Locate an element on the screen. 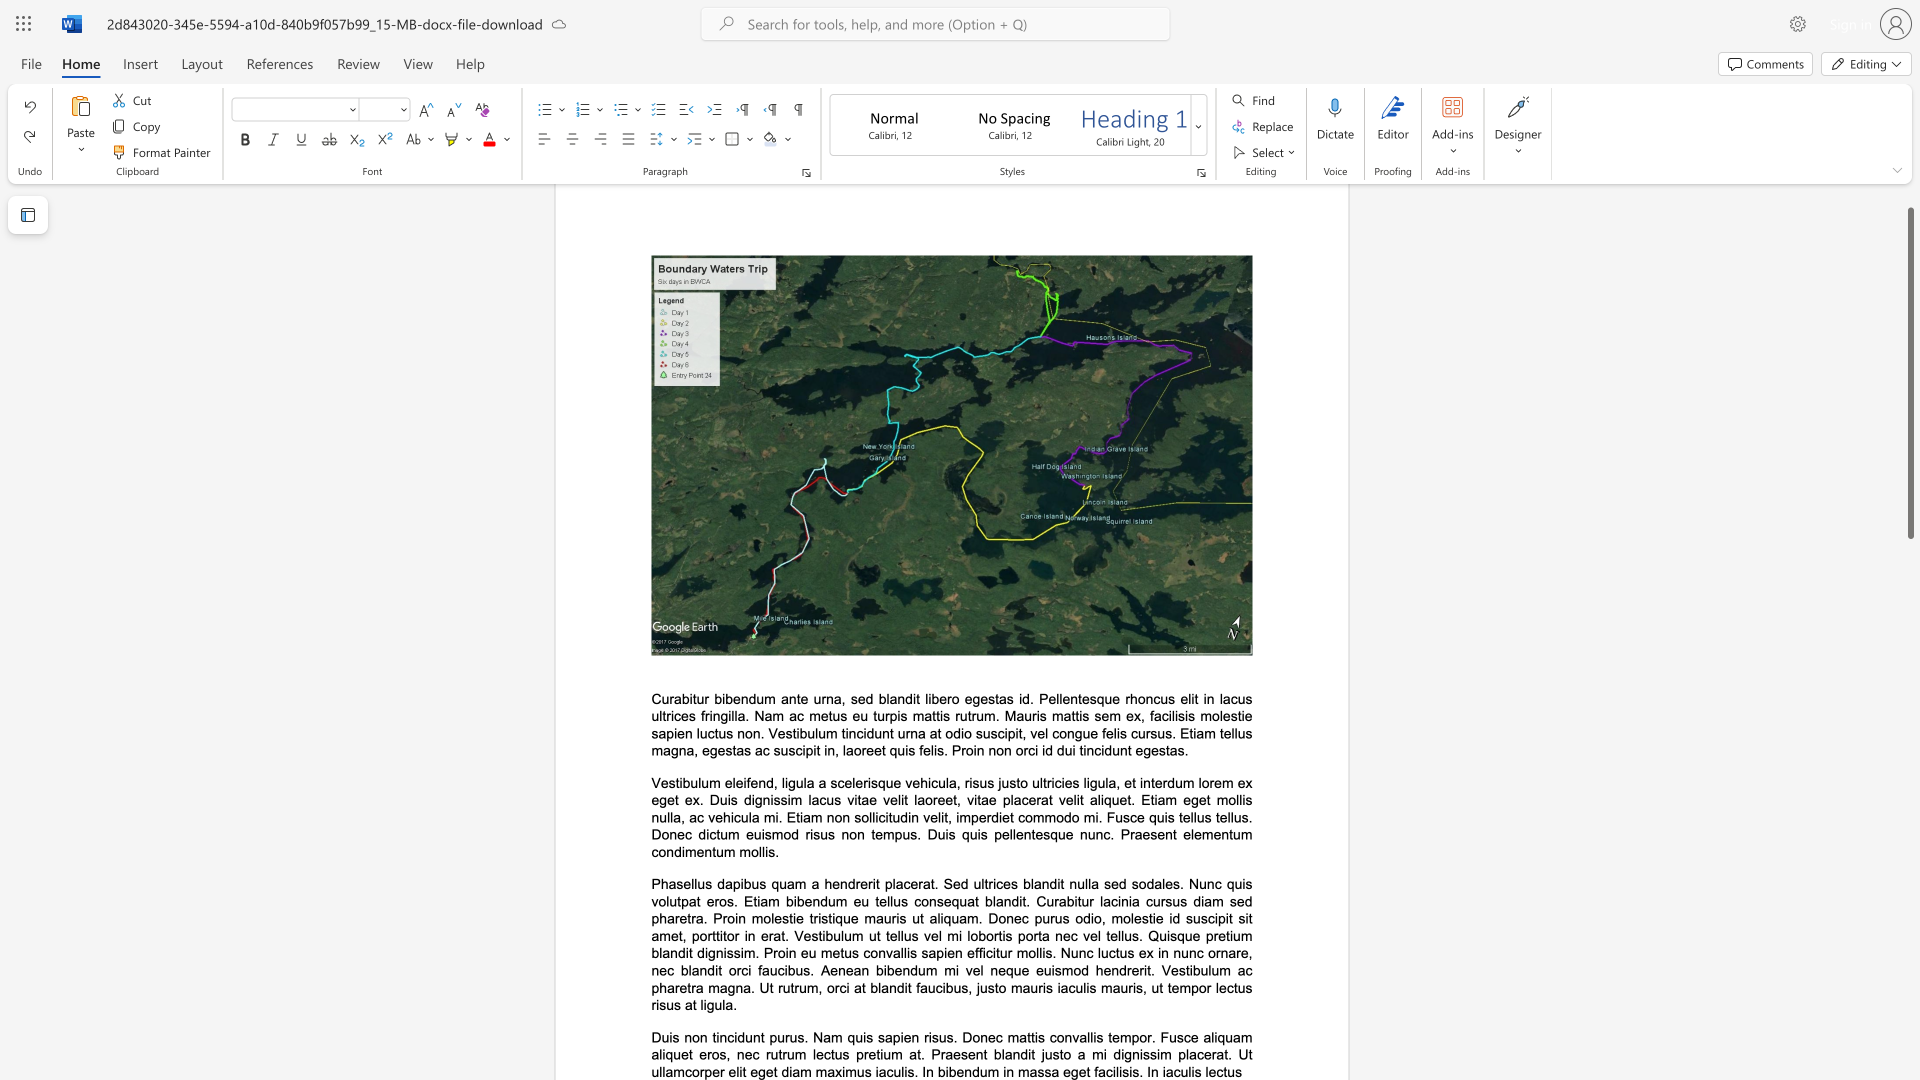  the subset text "amcorper elit eget diam maximus iaculis. In bibend" within the text "Duis non tincidunt purus. Nam quis sapien risus. Donec mattis convallis tempor. Fusce aliquam aliquet eros, nec rutrum lectus pretium at. Praesent blandit justo a mi dignissim placerat. Ut ullamcorper elit eget diam maximus iaculis. In bibendum in massa eget facilisis. In iaculis lectus" is located at coordinates (665, 1071).